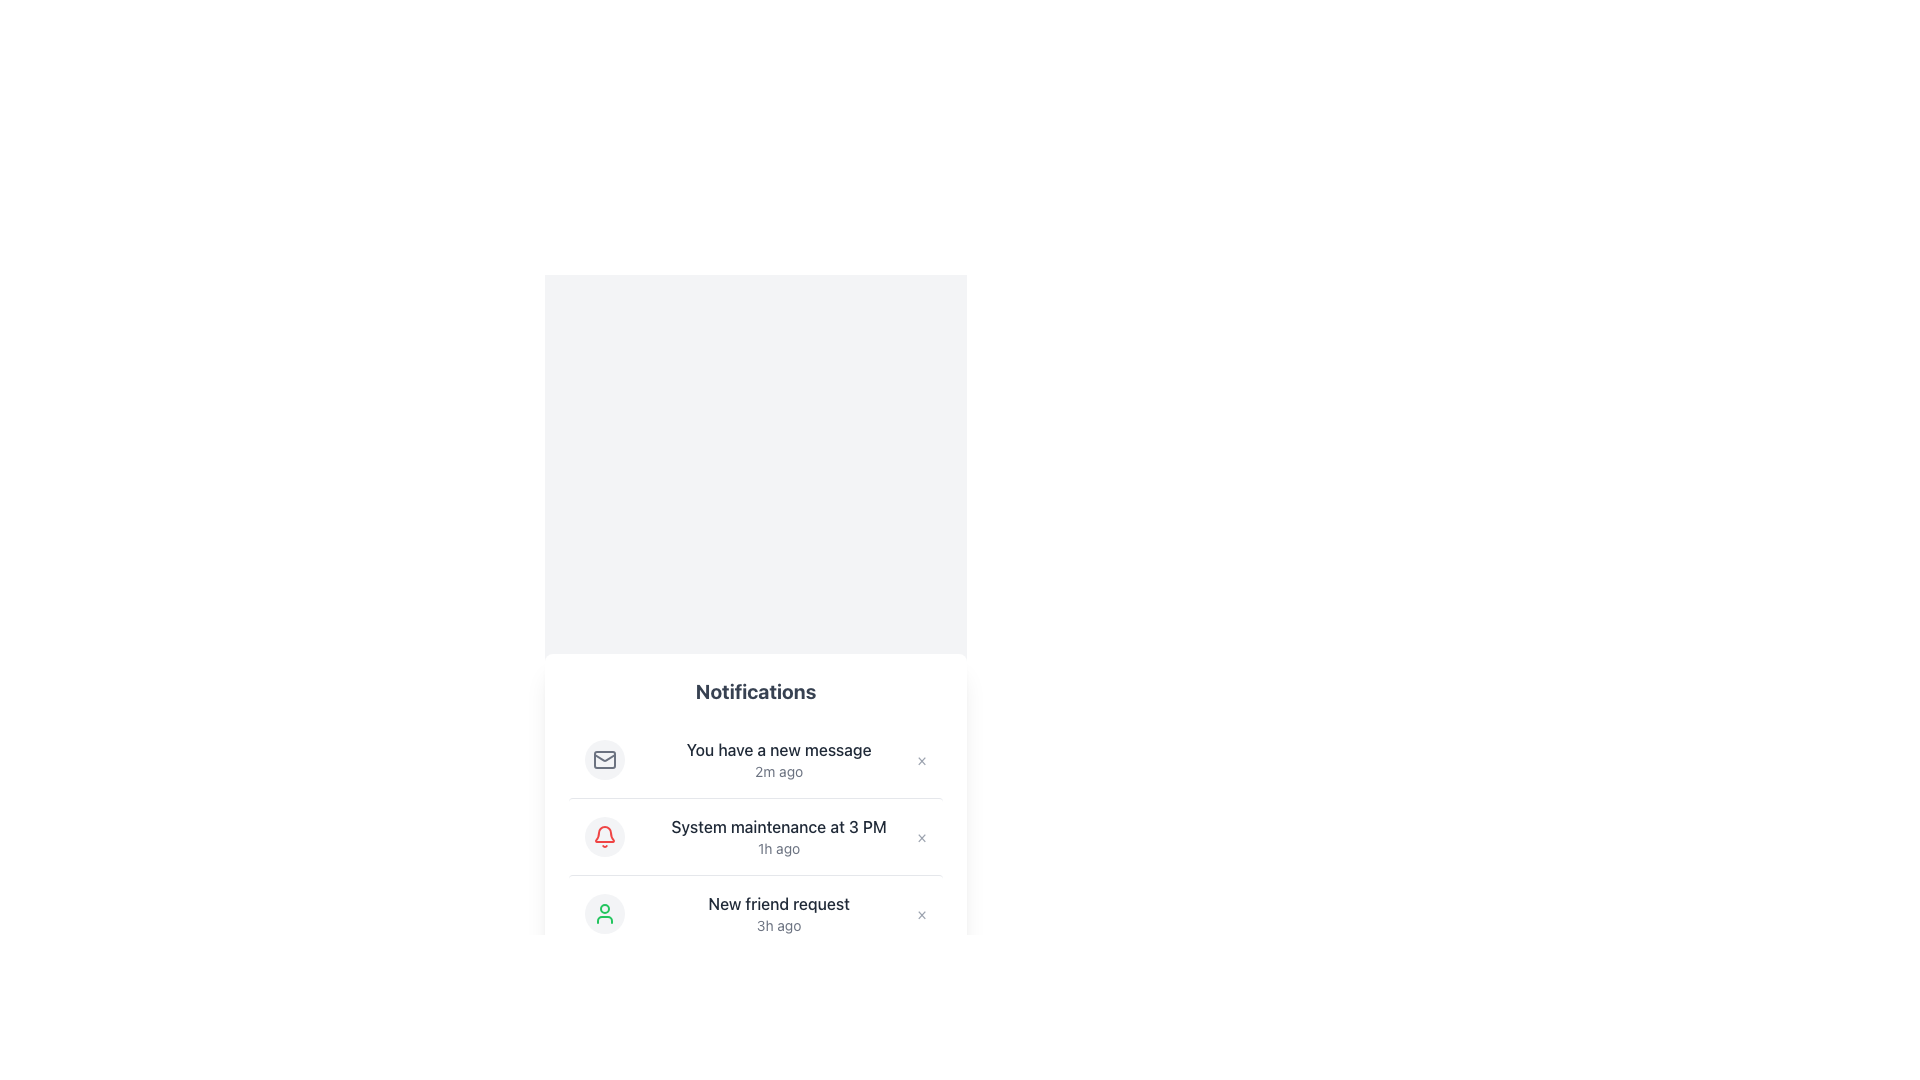 The height and width of the screenshot is (1080, 1920). What do you see at coordinates (603, 914) in the screenshot?
I see `the user avatar icon representing a new friend request notification located to the left of the 'New friend request' text in the third row of the notifications list` at bounding box center [603, 914].